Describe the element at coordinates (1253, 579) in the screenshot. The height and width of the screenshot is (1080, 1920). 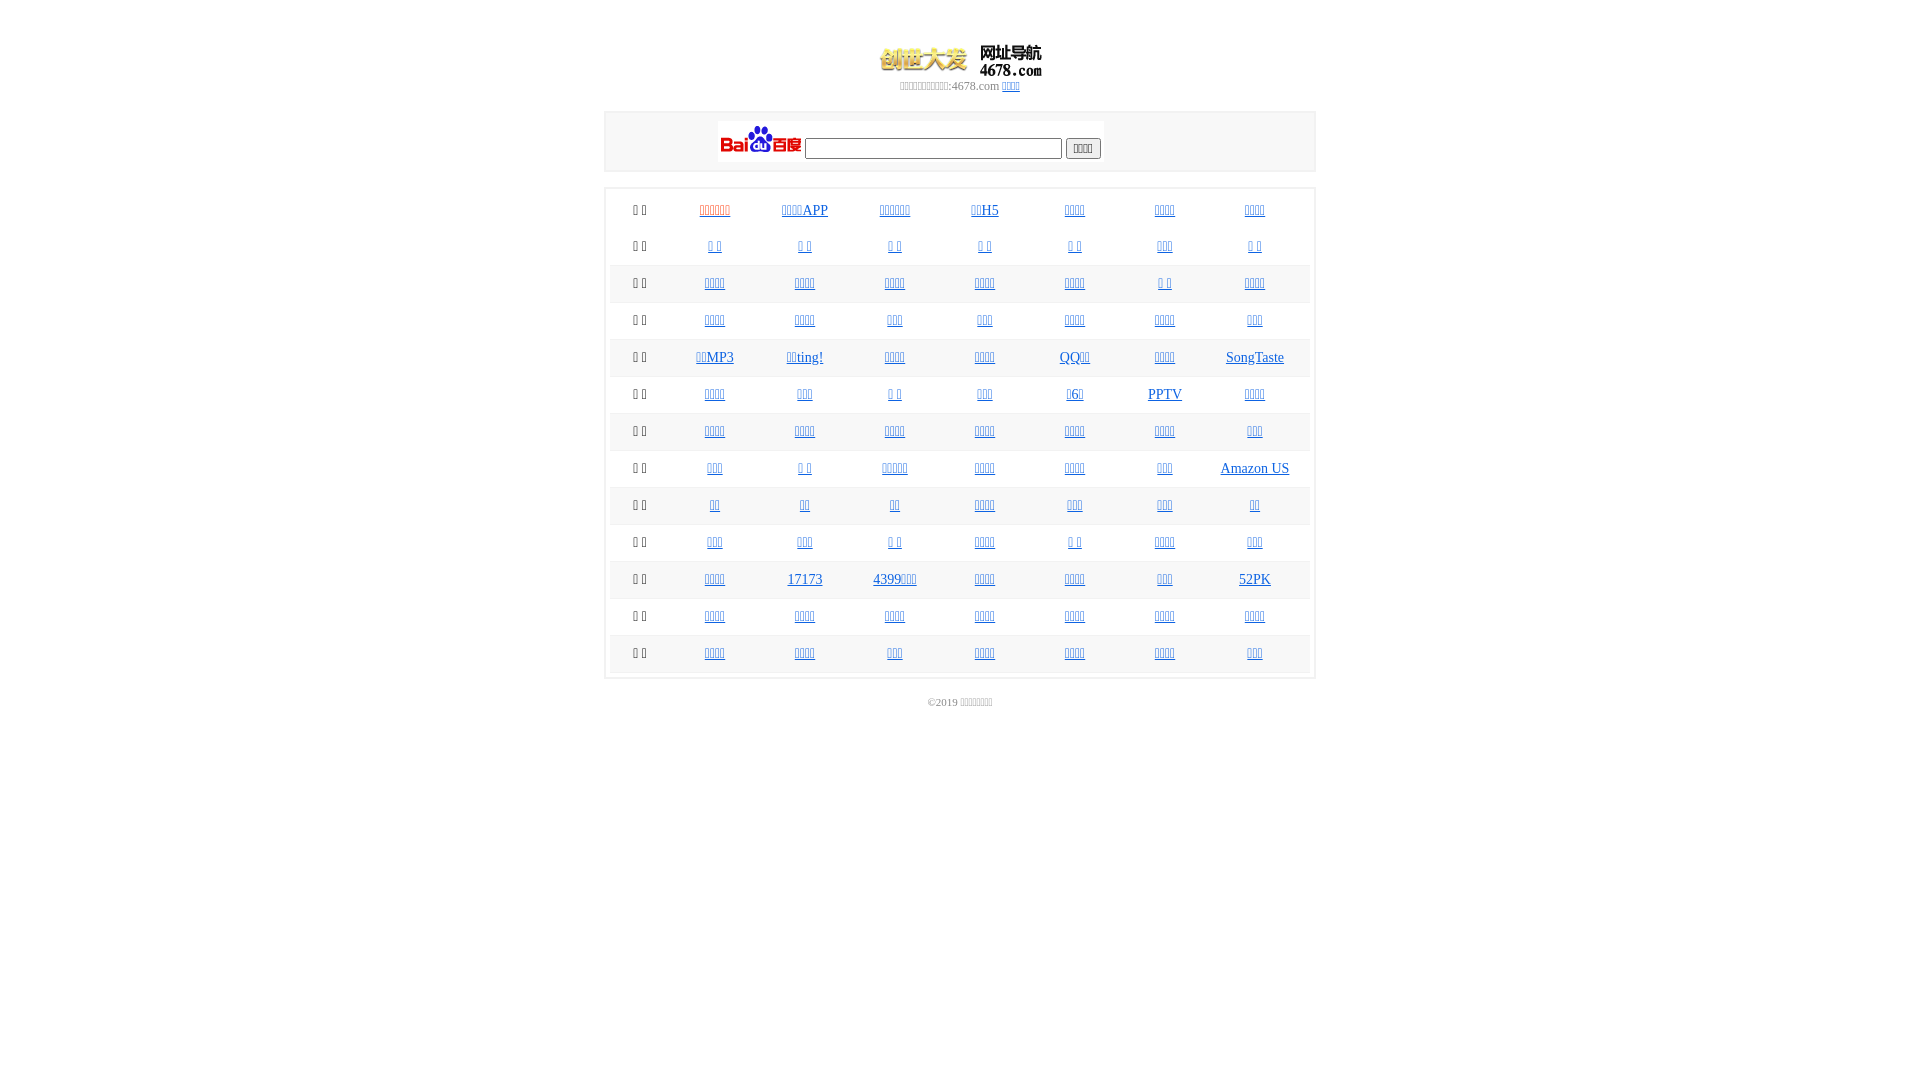
I see `'52PK'` at that location.